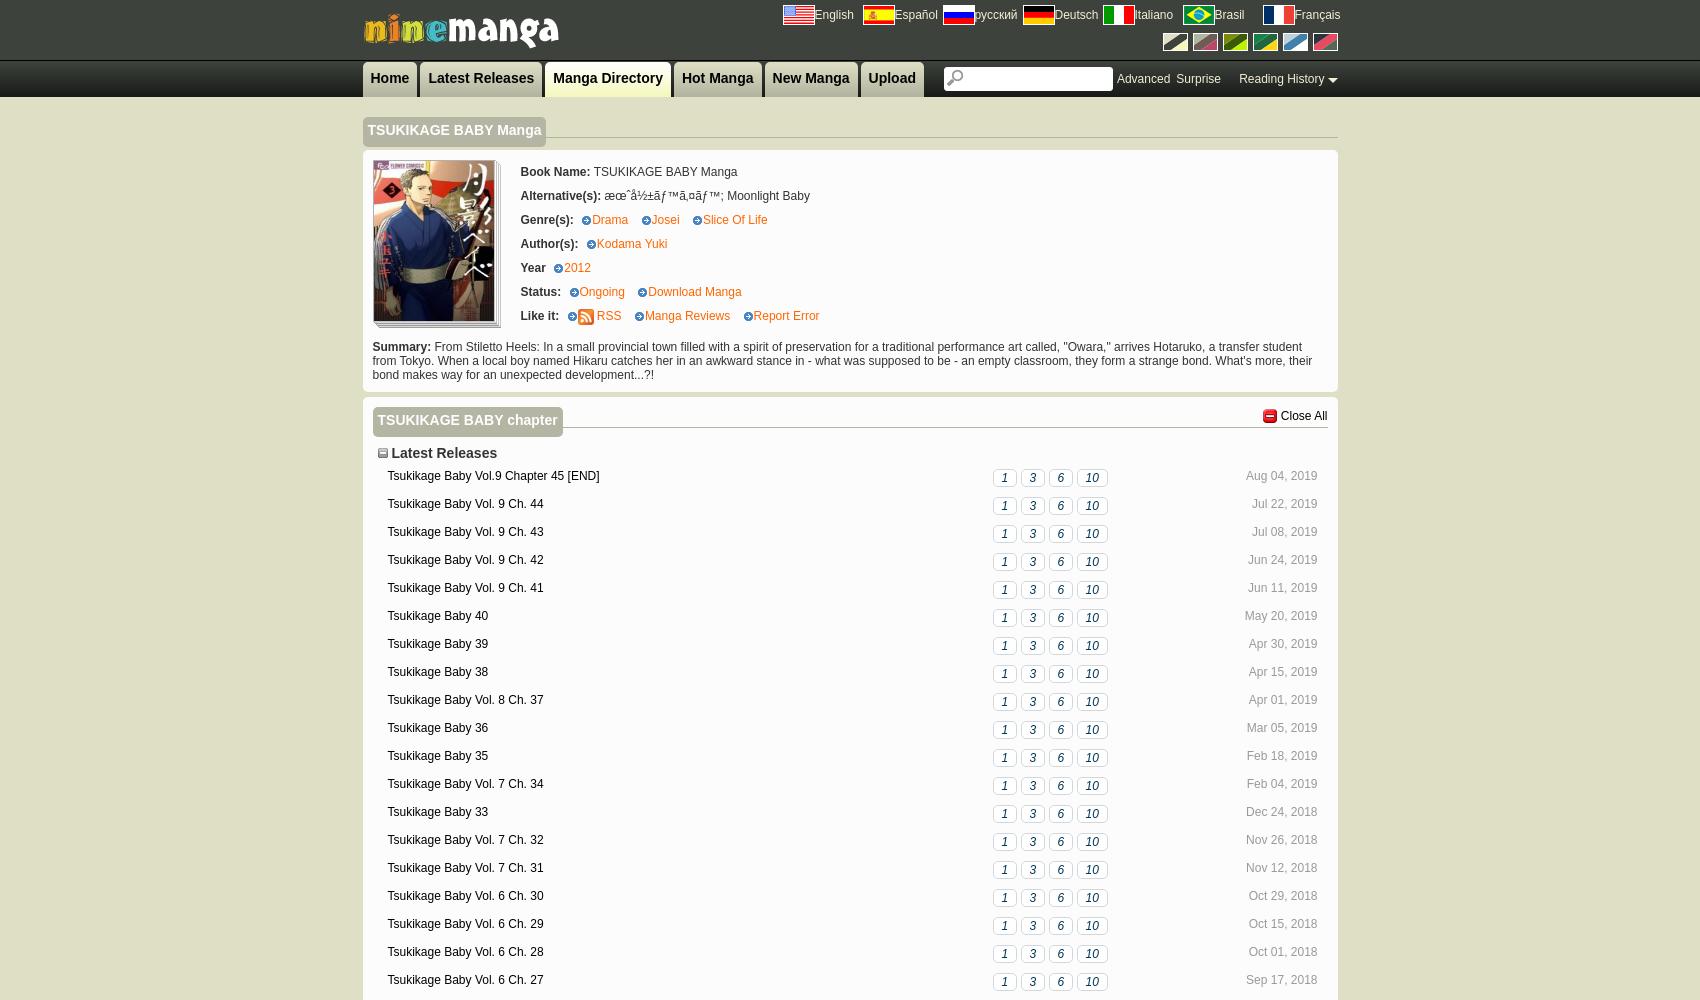 This screenshot has height=1000, width=1700. Describe the element at coordinates (1075, 15) in the screenshot. I see `'Deutsch'` at that location.